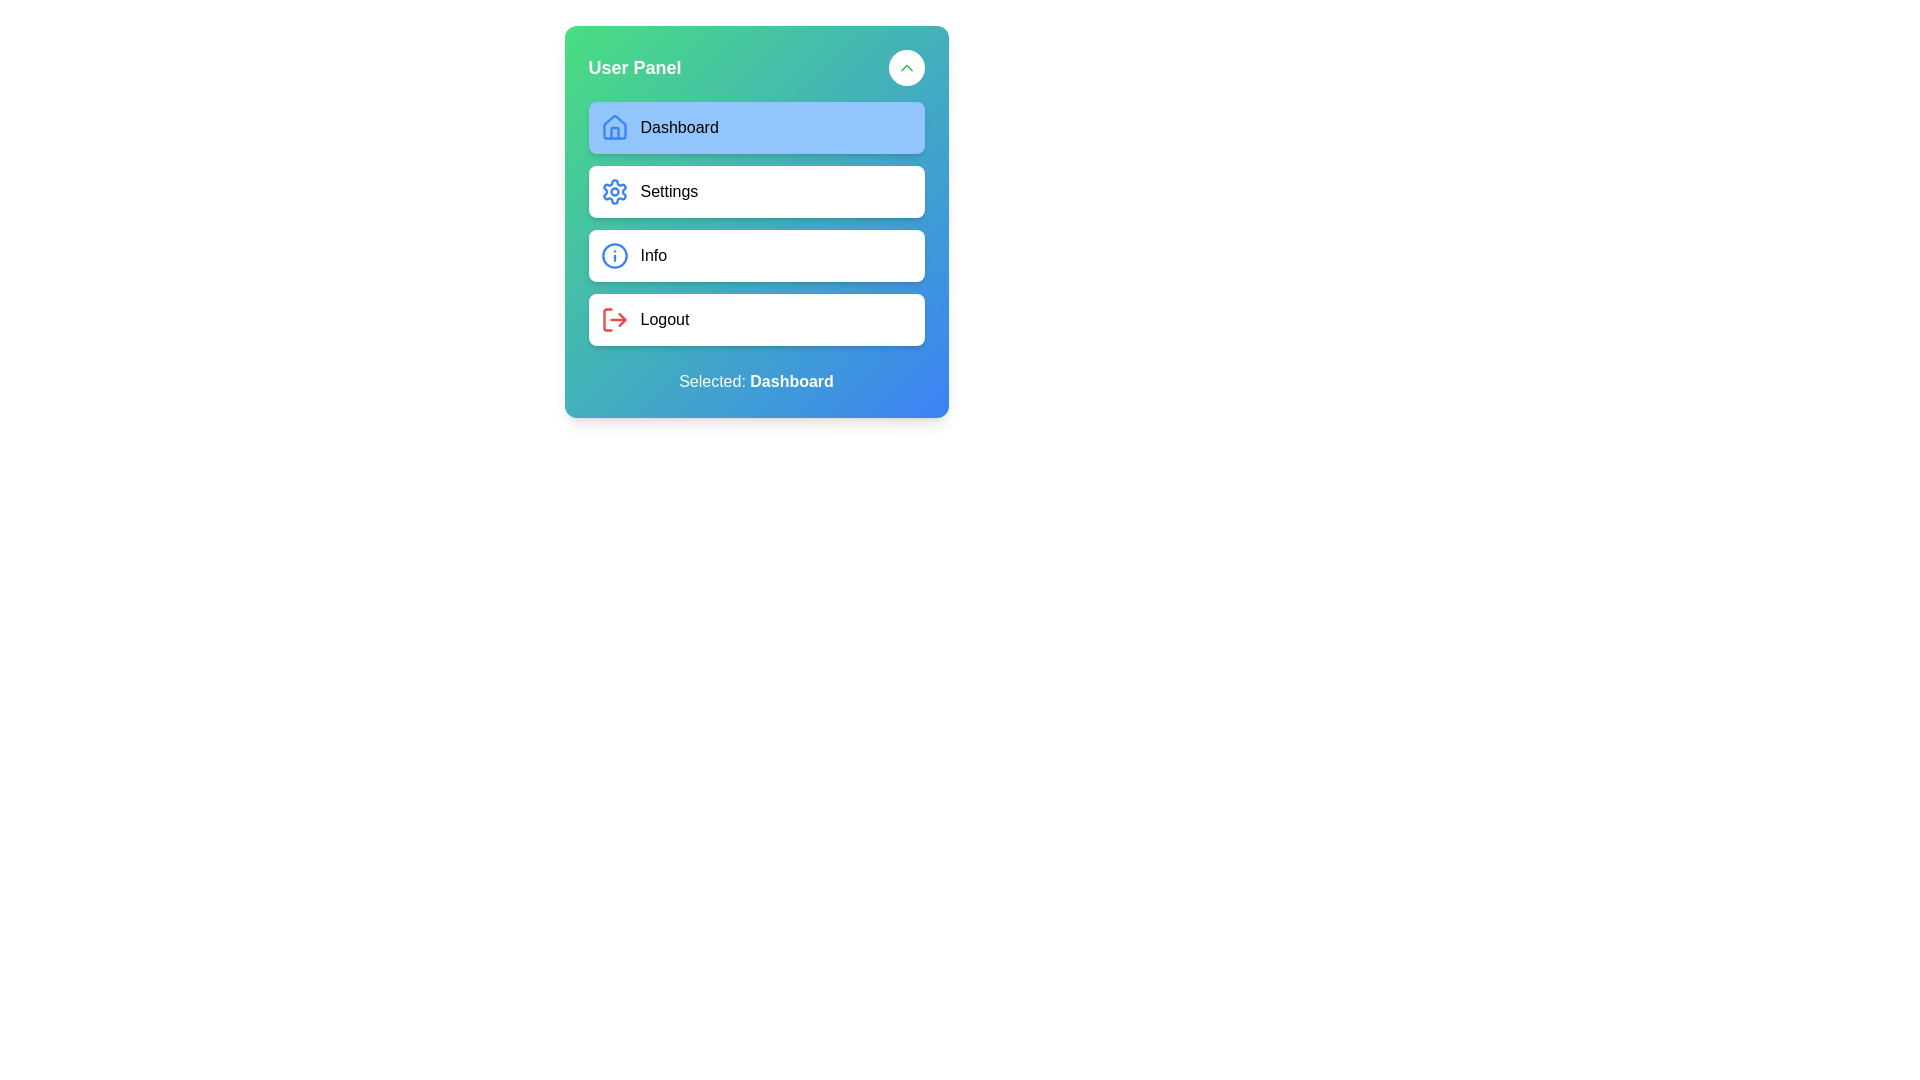 The height and width of the screenshot is (1080, 1920). I want to click on the Decorative Icon that represents access to the settings menu, located to the left of the 'Settings' label in the vertical stack menu, so click(613, 192).